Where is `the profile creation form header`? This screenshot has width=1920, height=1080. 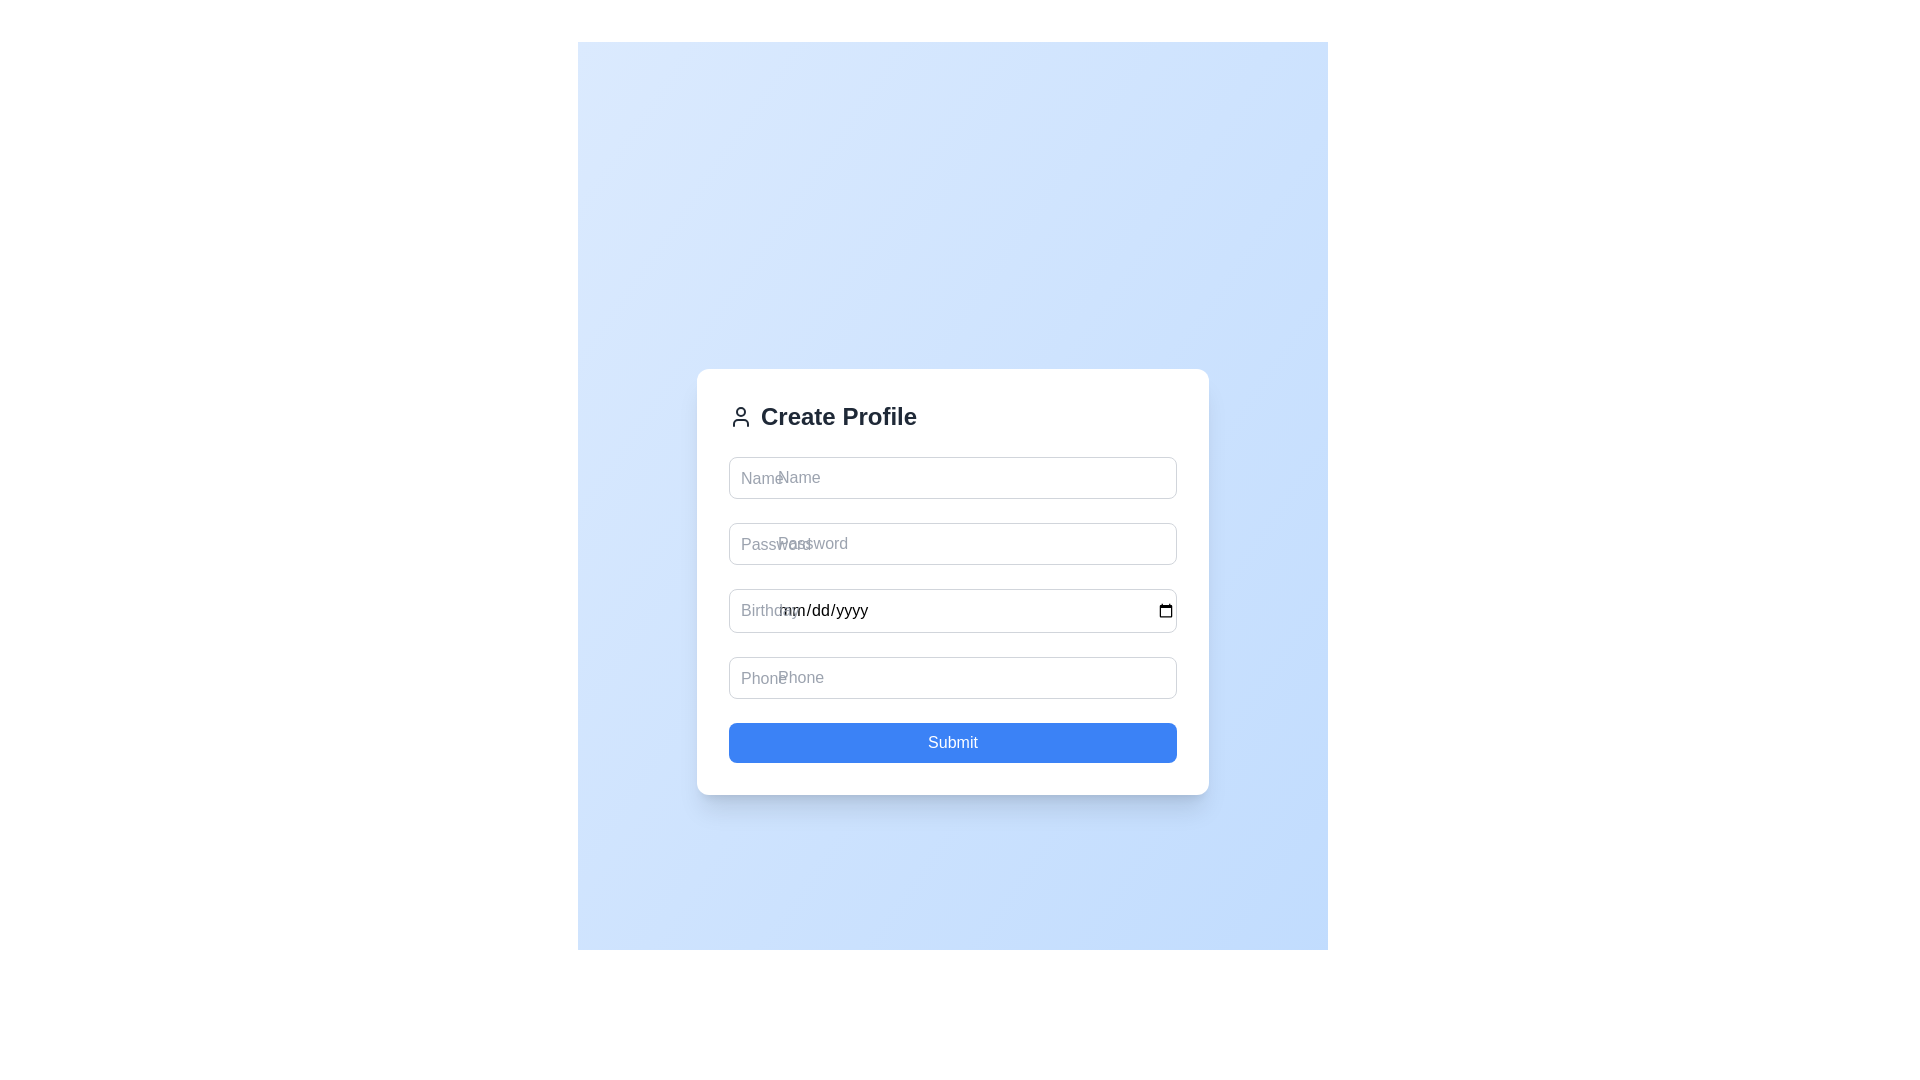 the profile creation form header is located at coordinates (952, 415).